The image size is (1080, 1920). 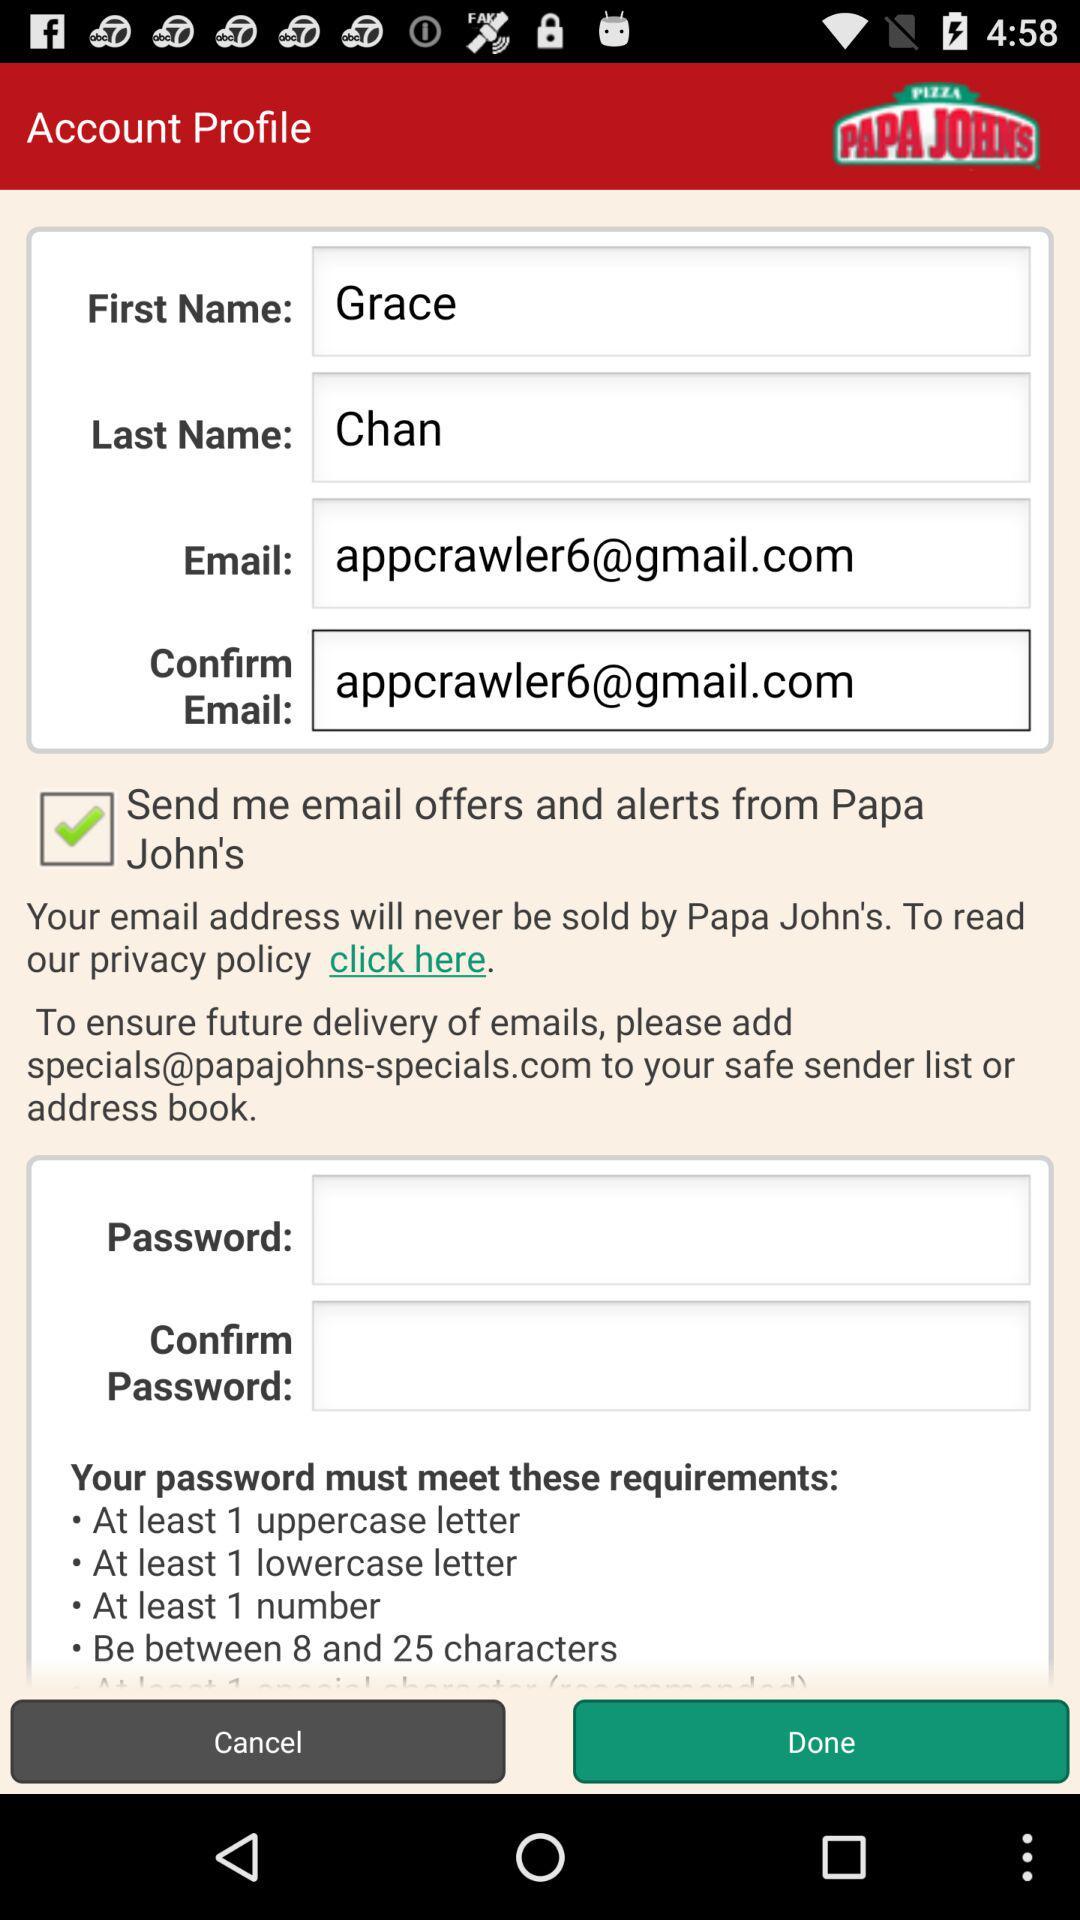 I want to click on chan icon, so click(x=671, y=432).